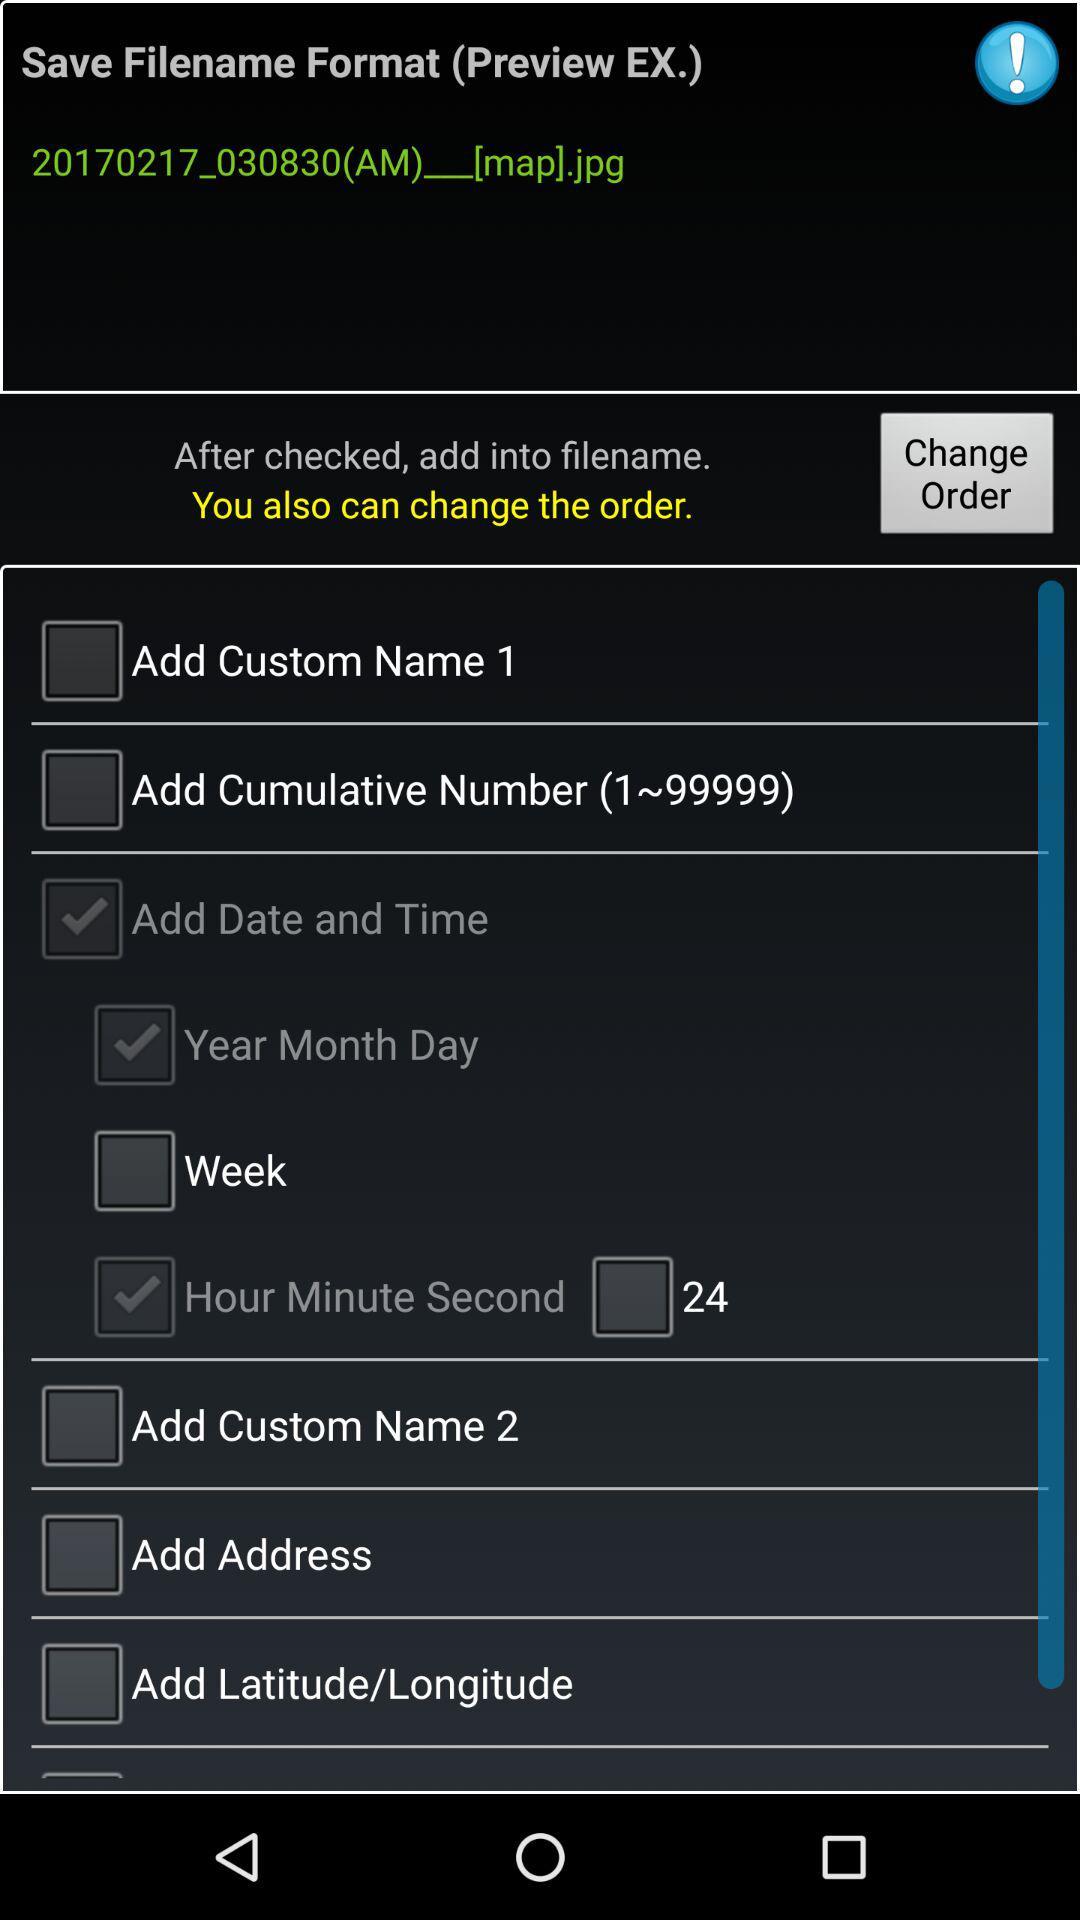 The width and height of the screenshot is (1080, 1920). I want to click on the text below add custom name 1, so click(540, 786).